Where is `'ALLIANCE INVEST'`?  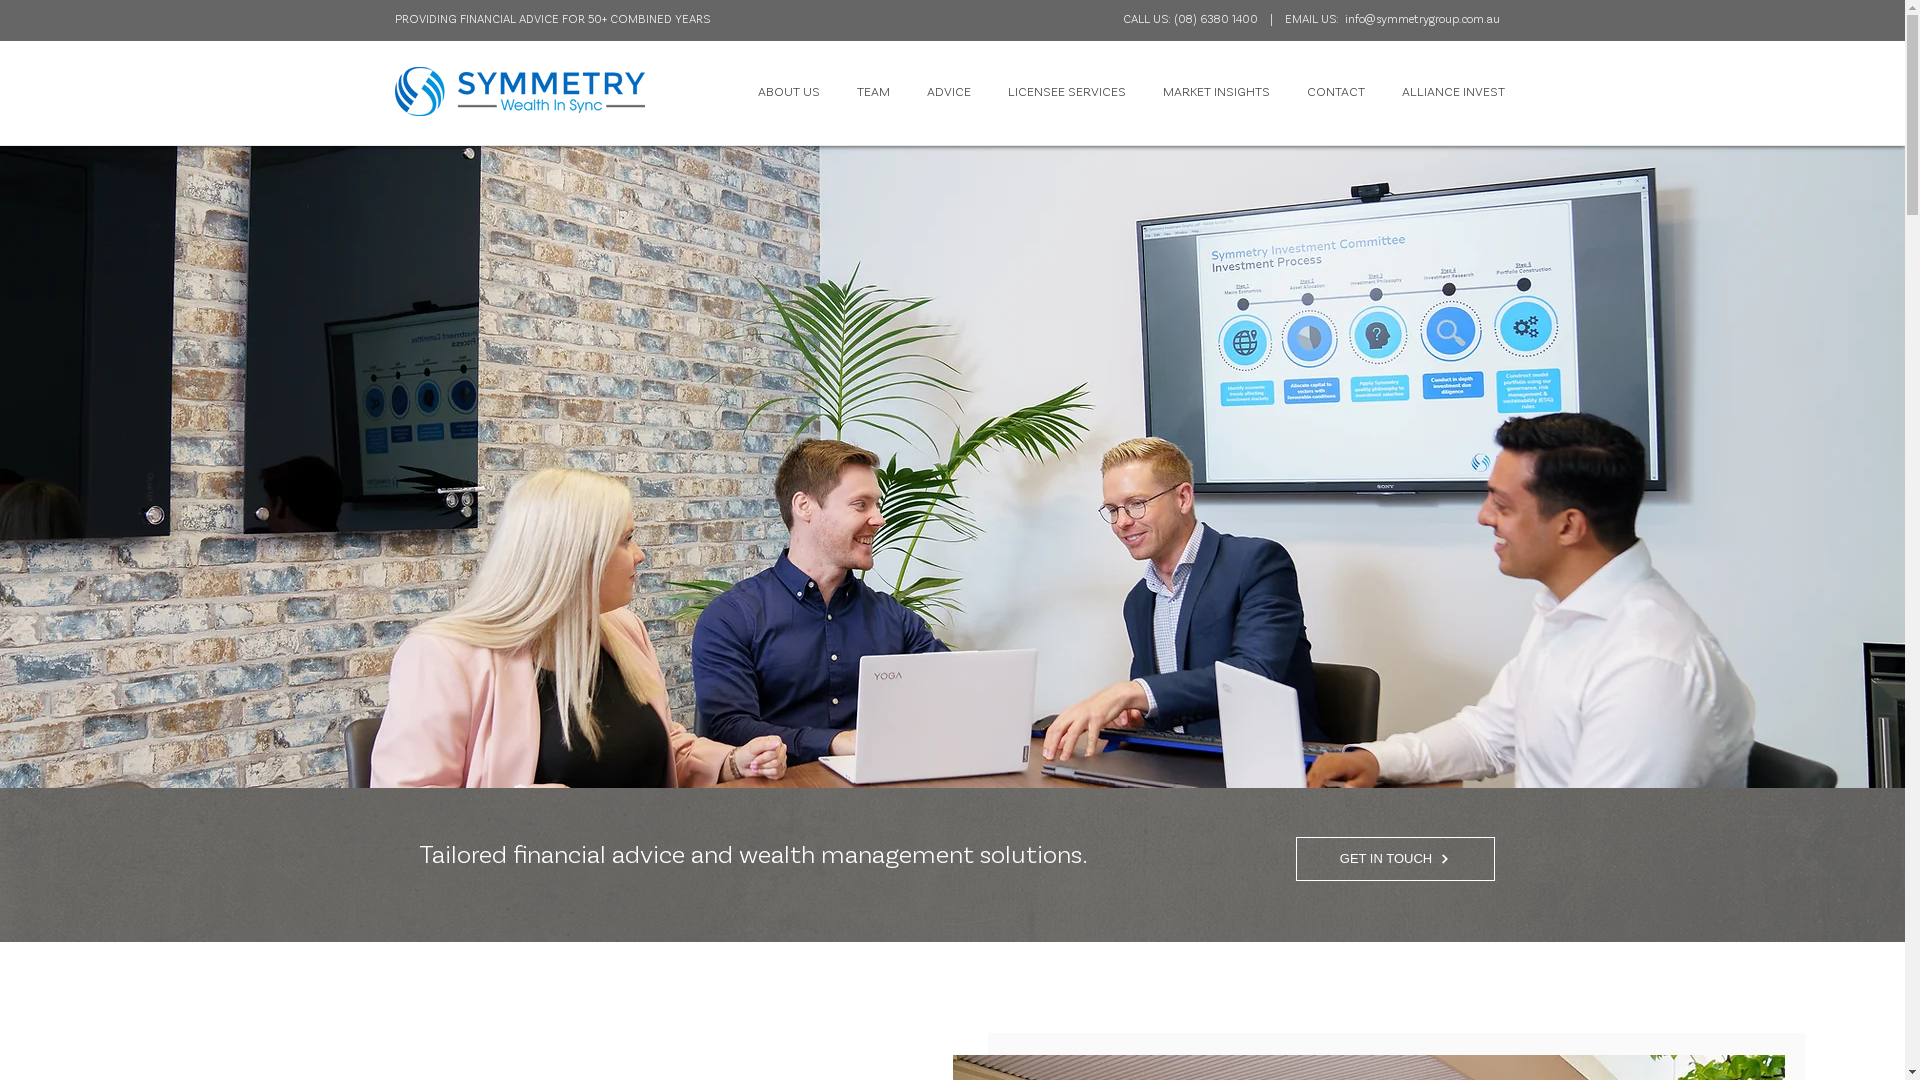
'ALLIANCE INVEST' is located at coordinates (1453, 91).